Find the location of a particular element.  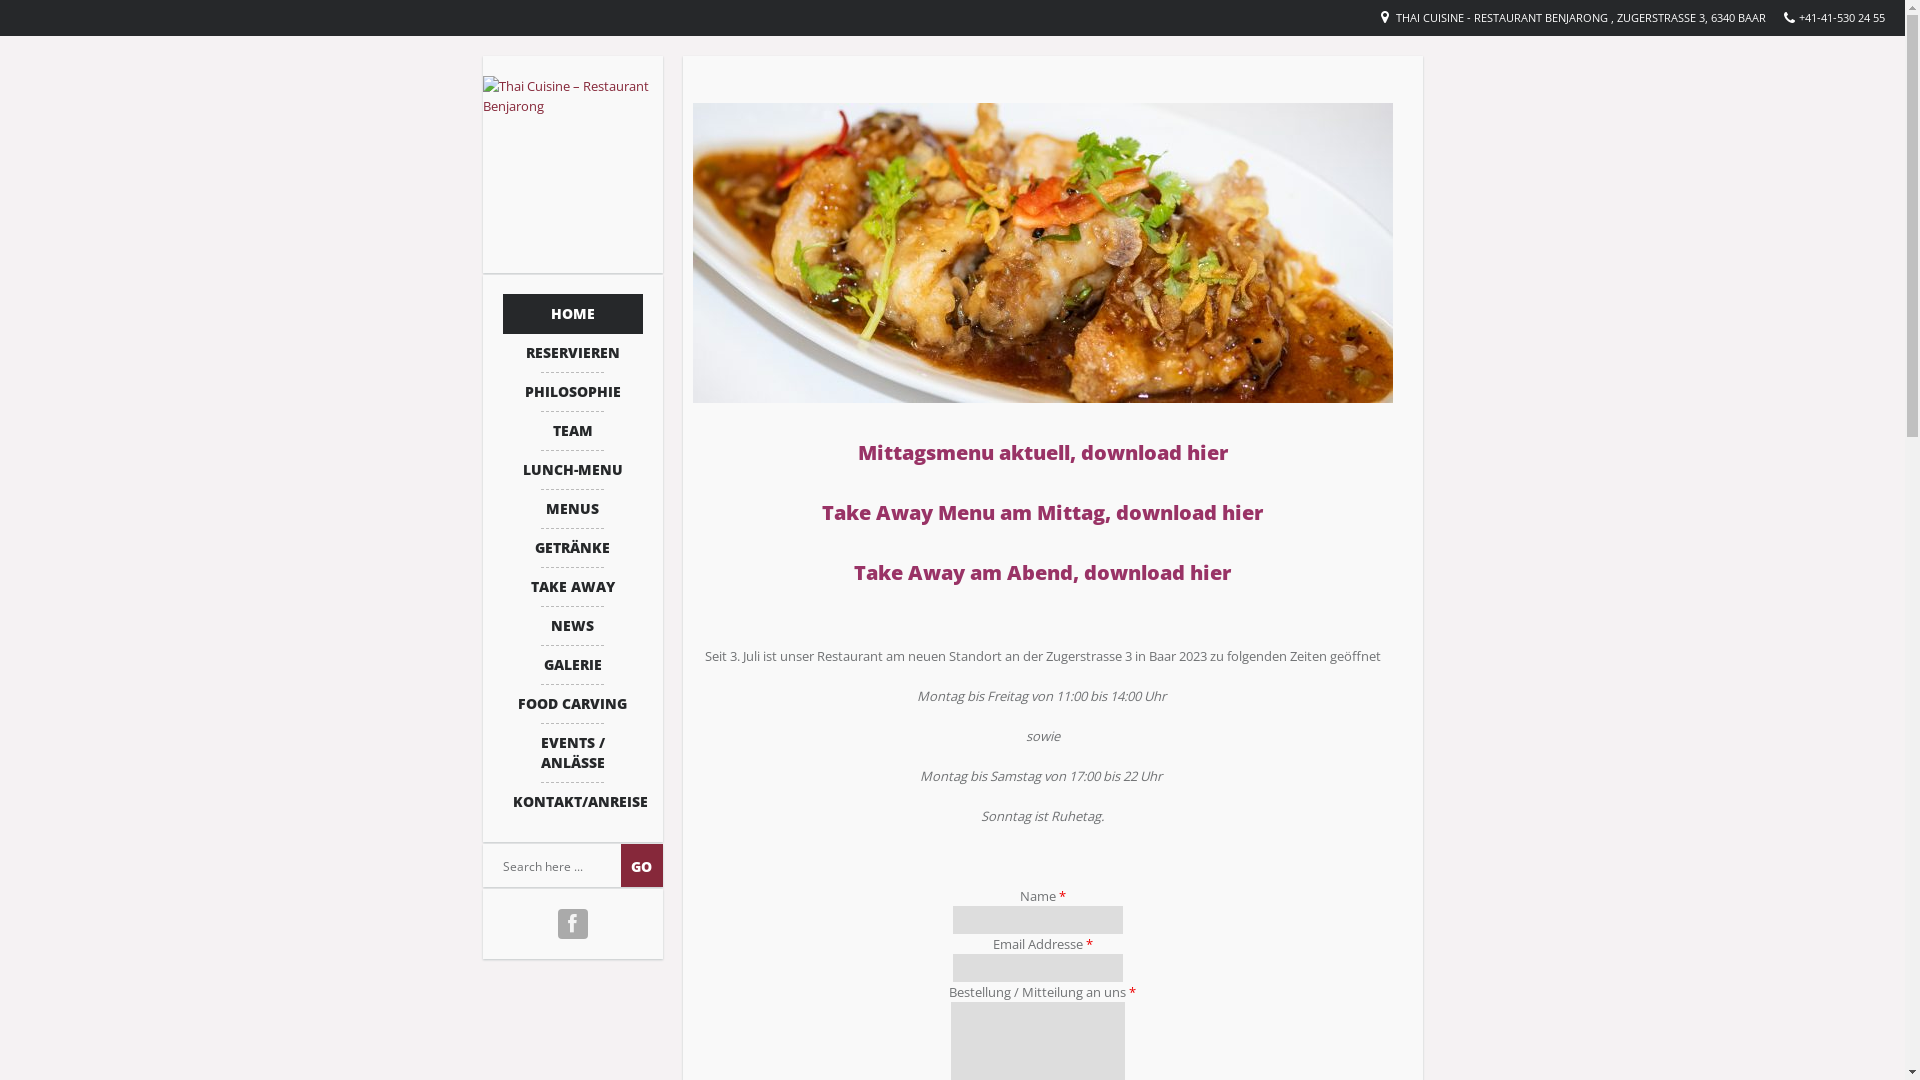

'NEWS' is located at coordinates (570, 624).